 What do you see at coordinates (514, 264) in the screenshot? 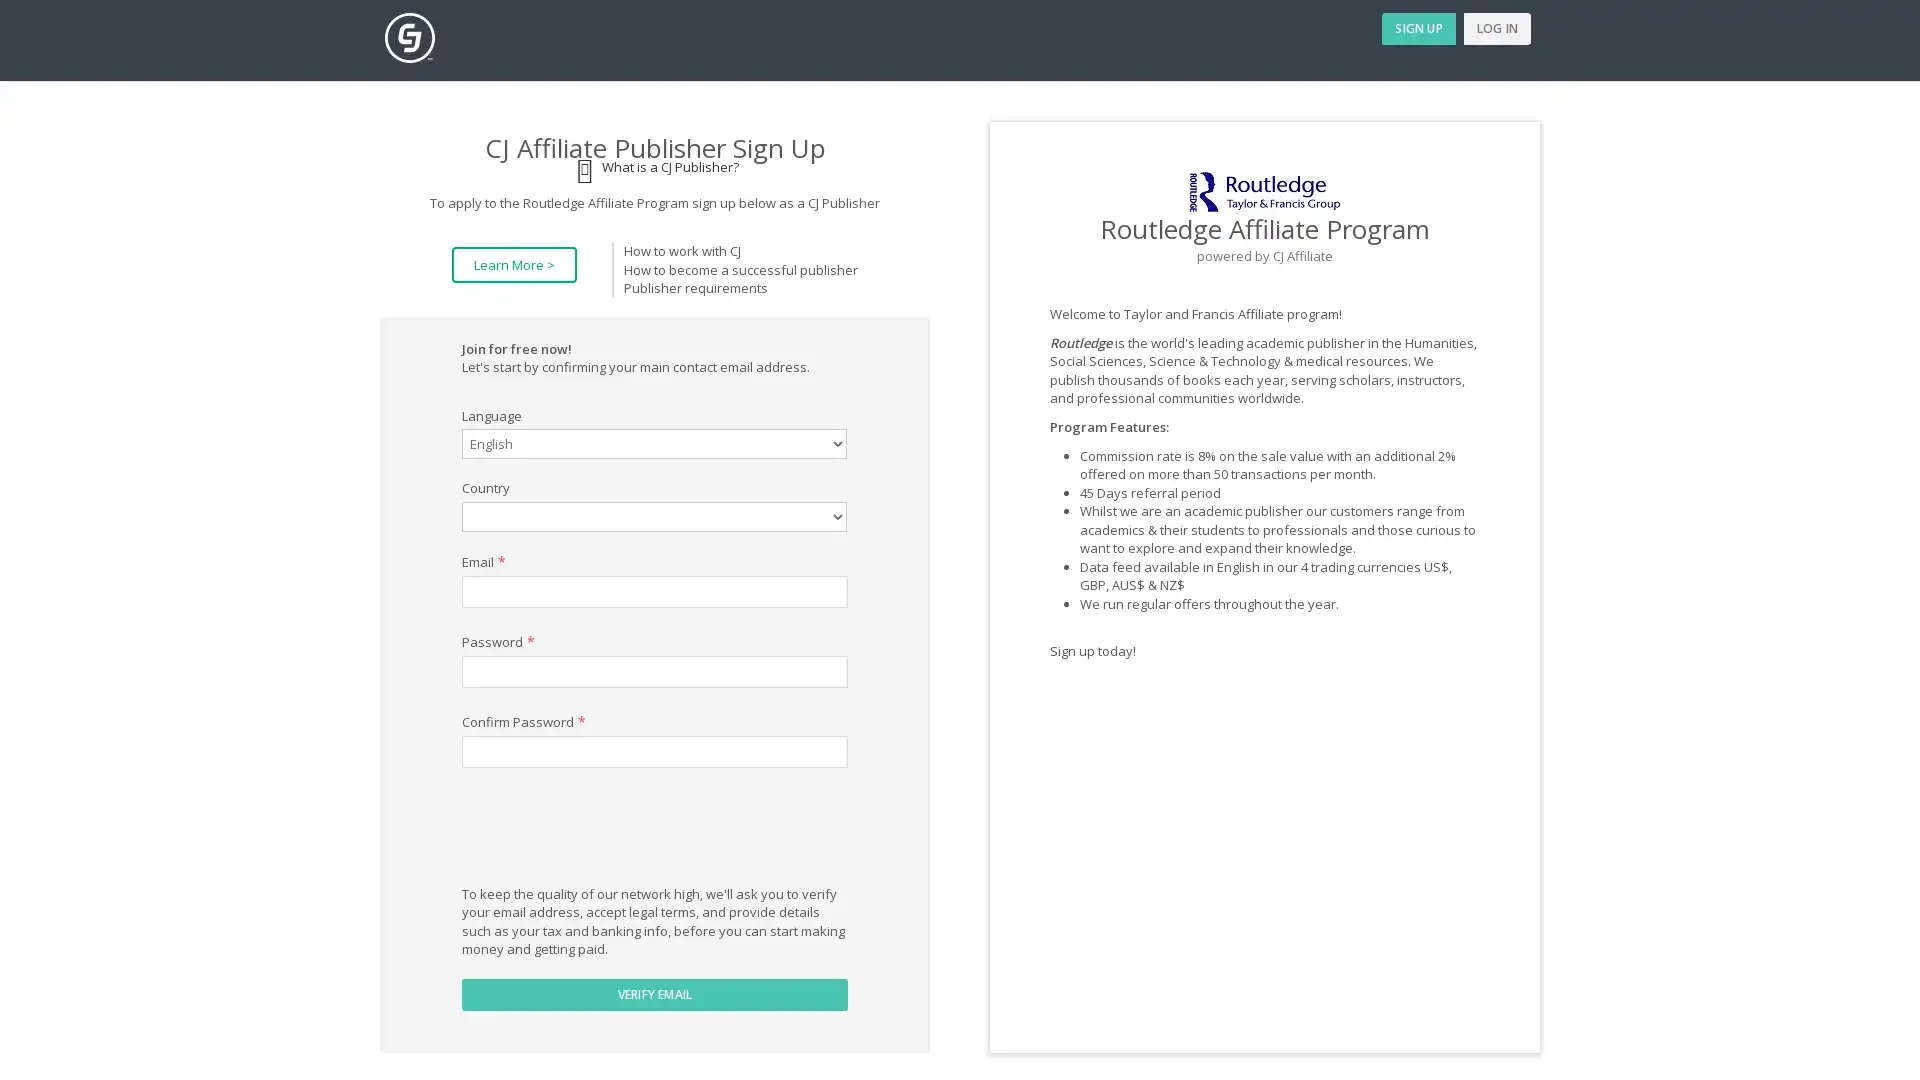
I see `Learn More >` at bounding box center [514, 264].